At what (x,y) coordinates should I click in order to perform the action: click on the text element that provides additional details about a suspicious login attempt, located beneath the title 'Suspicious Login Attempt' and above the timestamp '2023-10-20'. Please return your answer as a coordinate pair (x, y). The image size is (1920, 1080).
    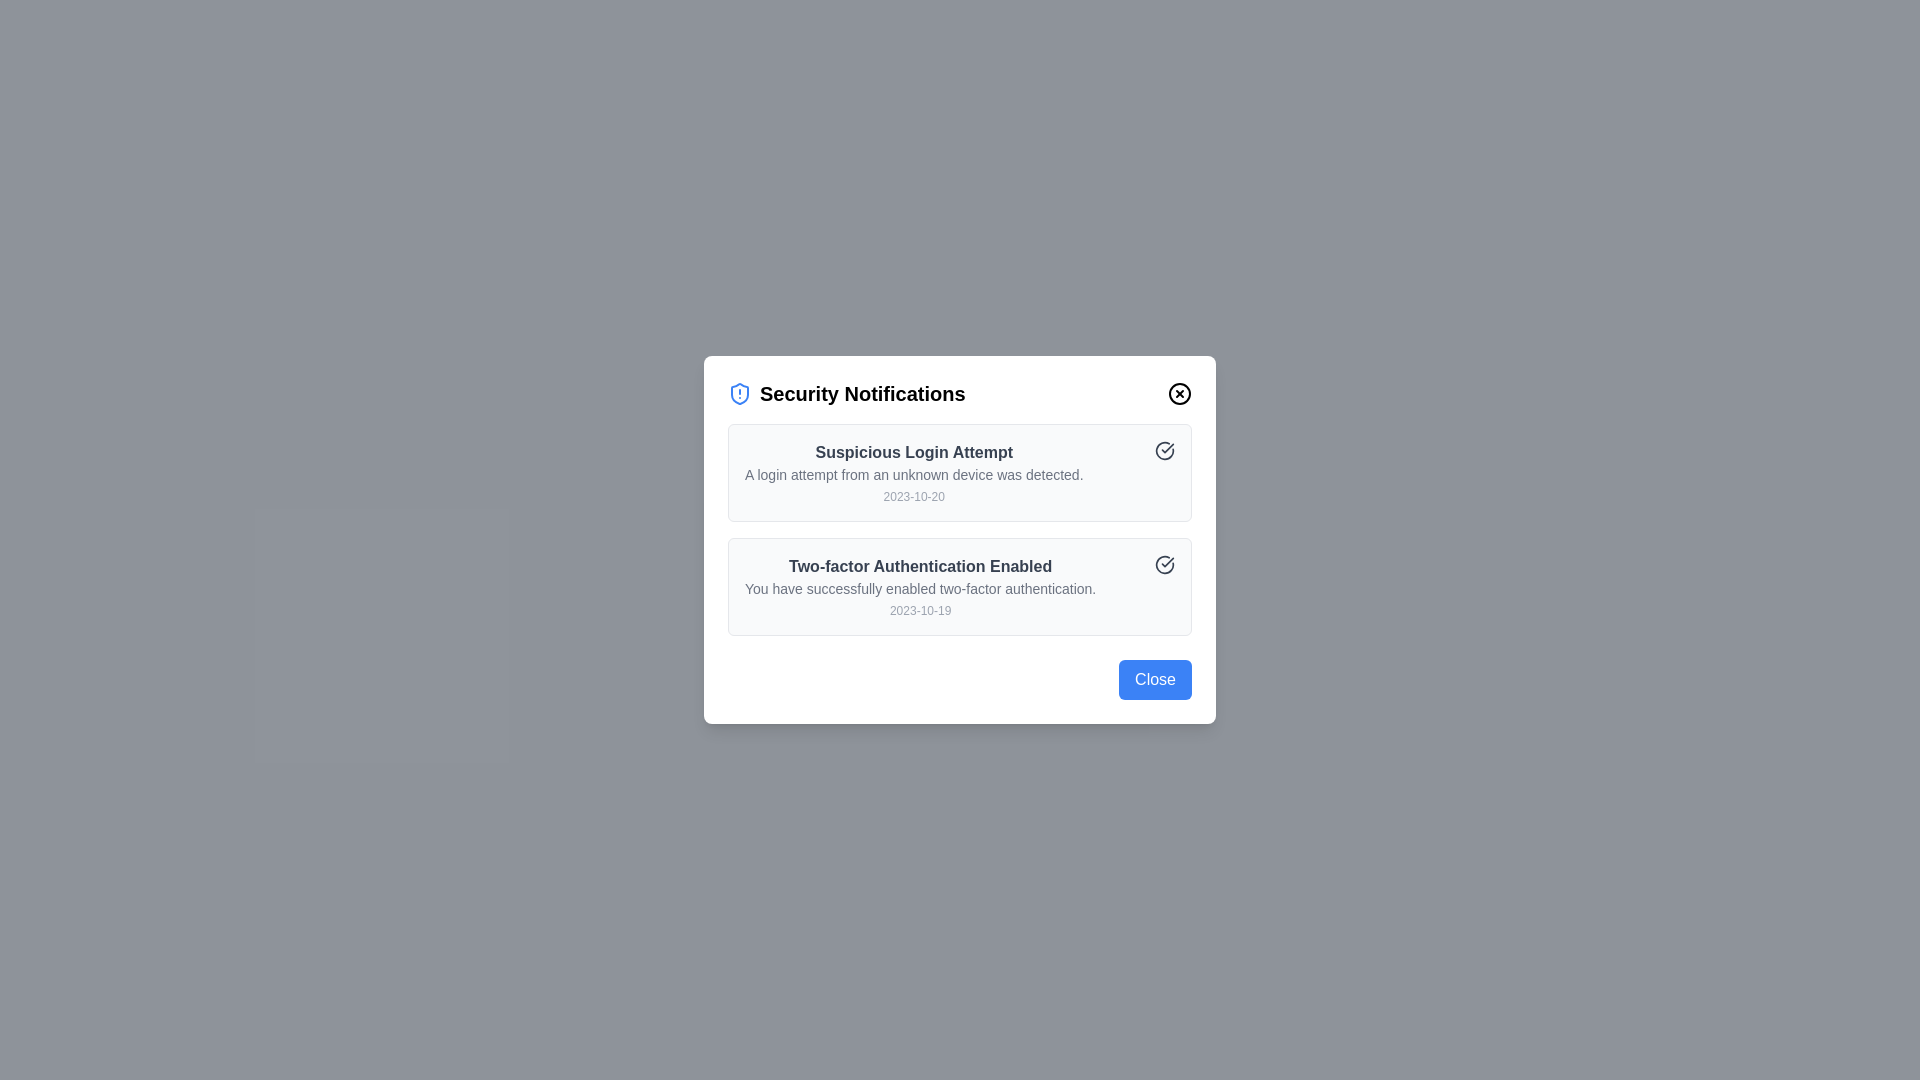
    Looking at the image, I should click on (913, 474).